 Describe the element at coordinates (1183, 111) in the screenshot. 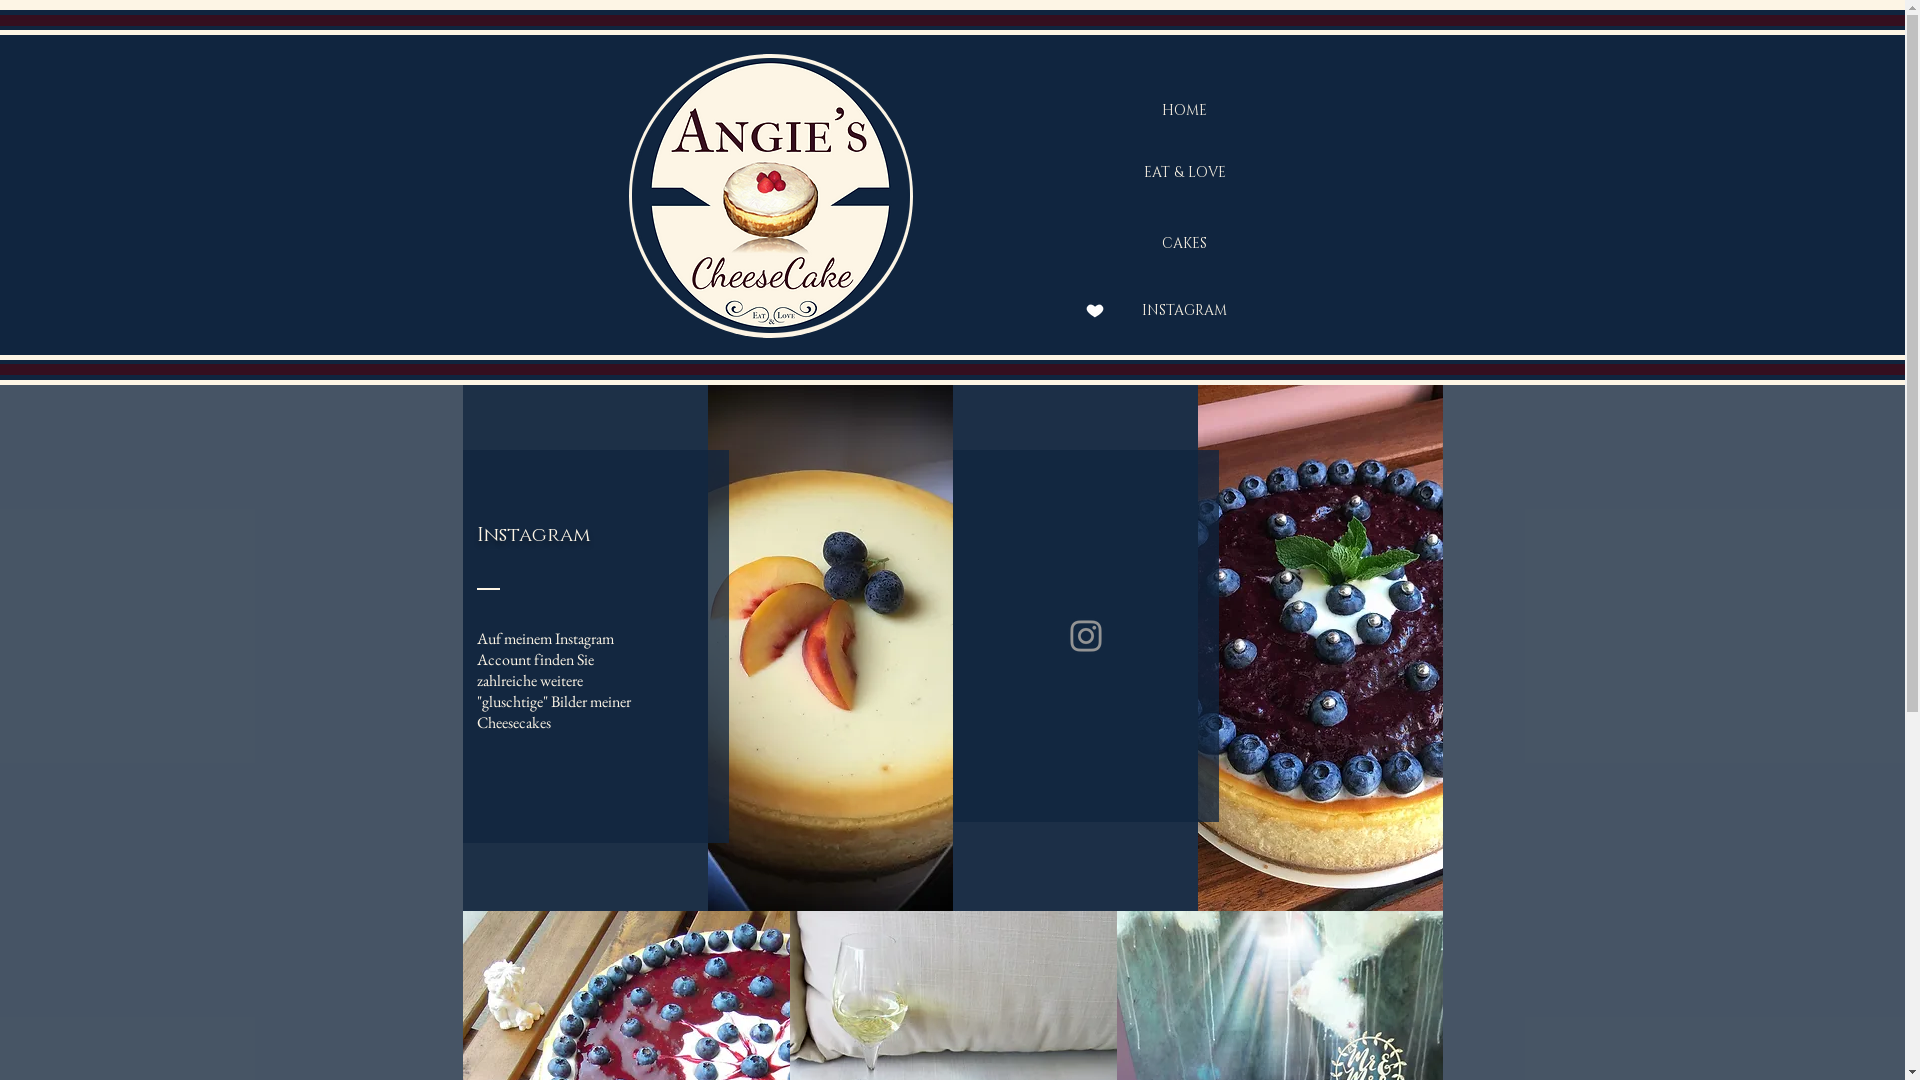

I see `'HOME'` at that location.